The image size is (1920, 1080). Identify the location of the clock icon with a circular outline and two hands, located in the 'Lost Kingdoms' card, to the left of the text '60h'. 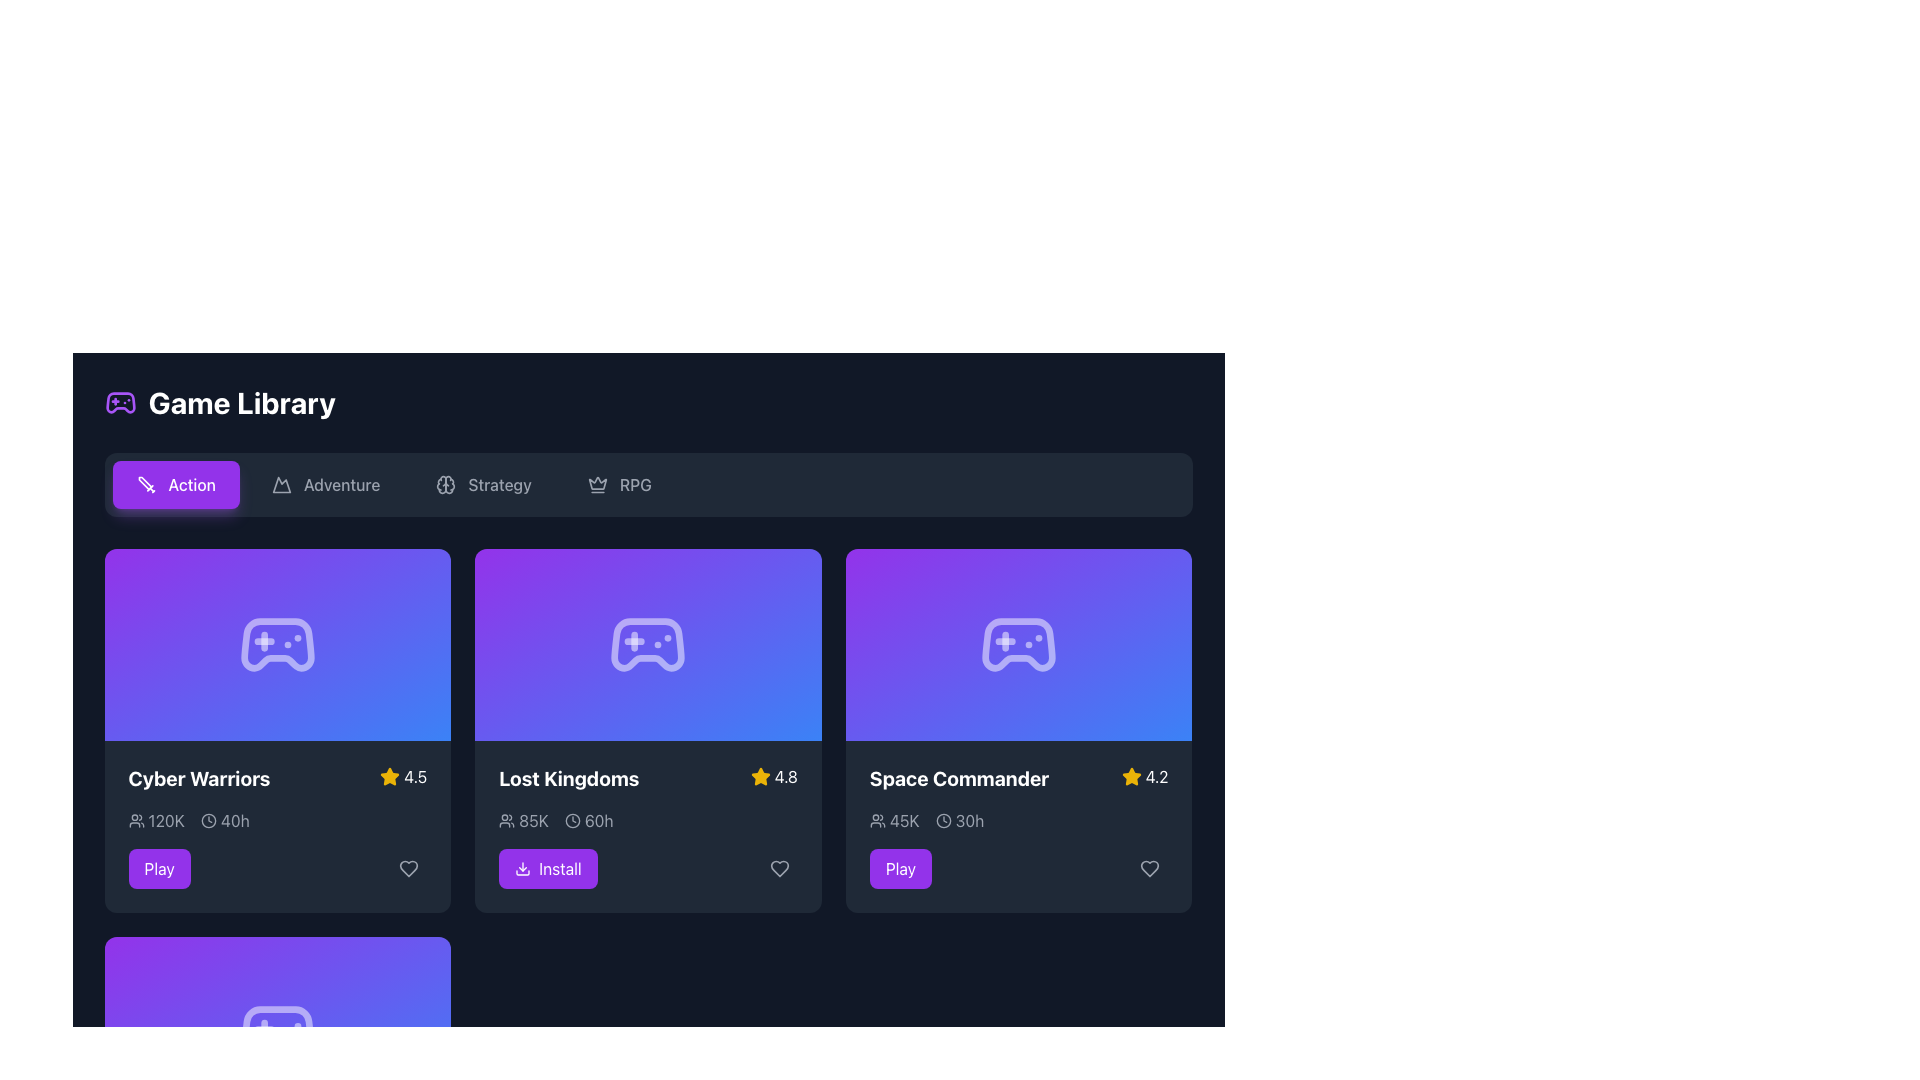
(571, 821).